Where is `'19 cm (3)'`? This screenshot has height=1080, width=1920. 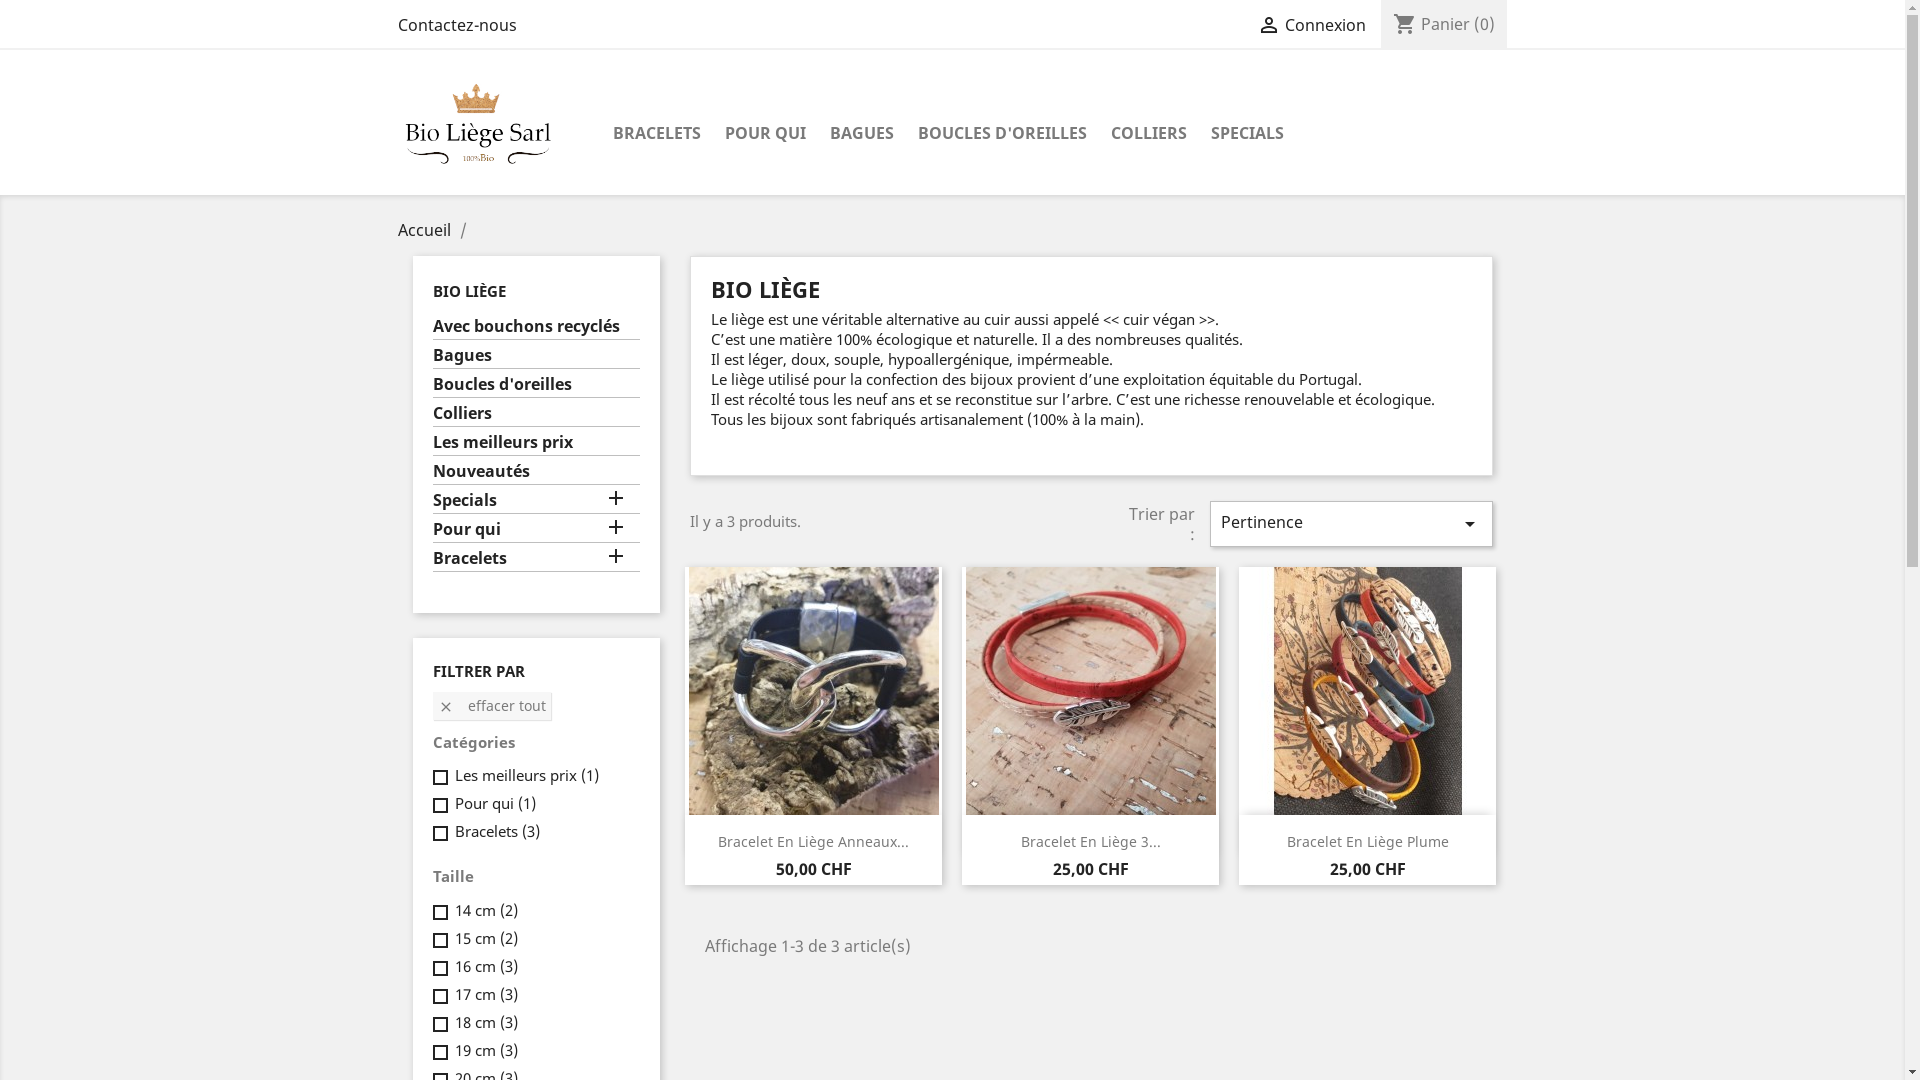 '19 cm (3)' is located at coordinates (453, 1048).